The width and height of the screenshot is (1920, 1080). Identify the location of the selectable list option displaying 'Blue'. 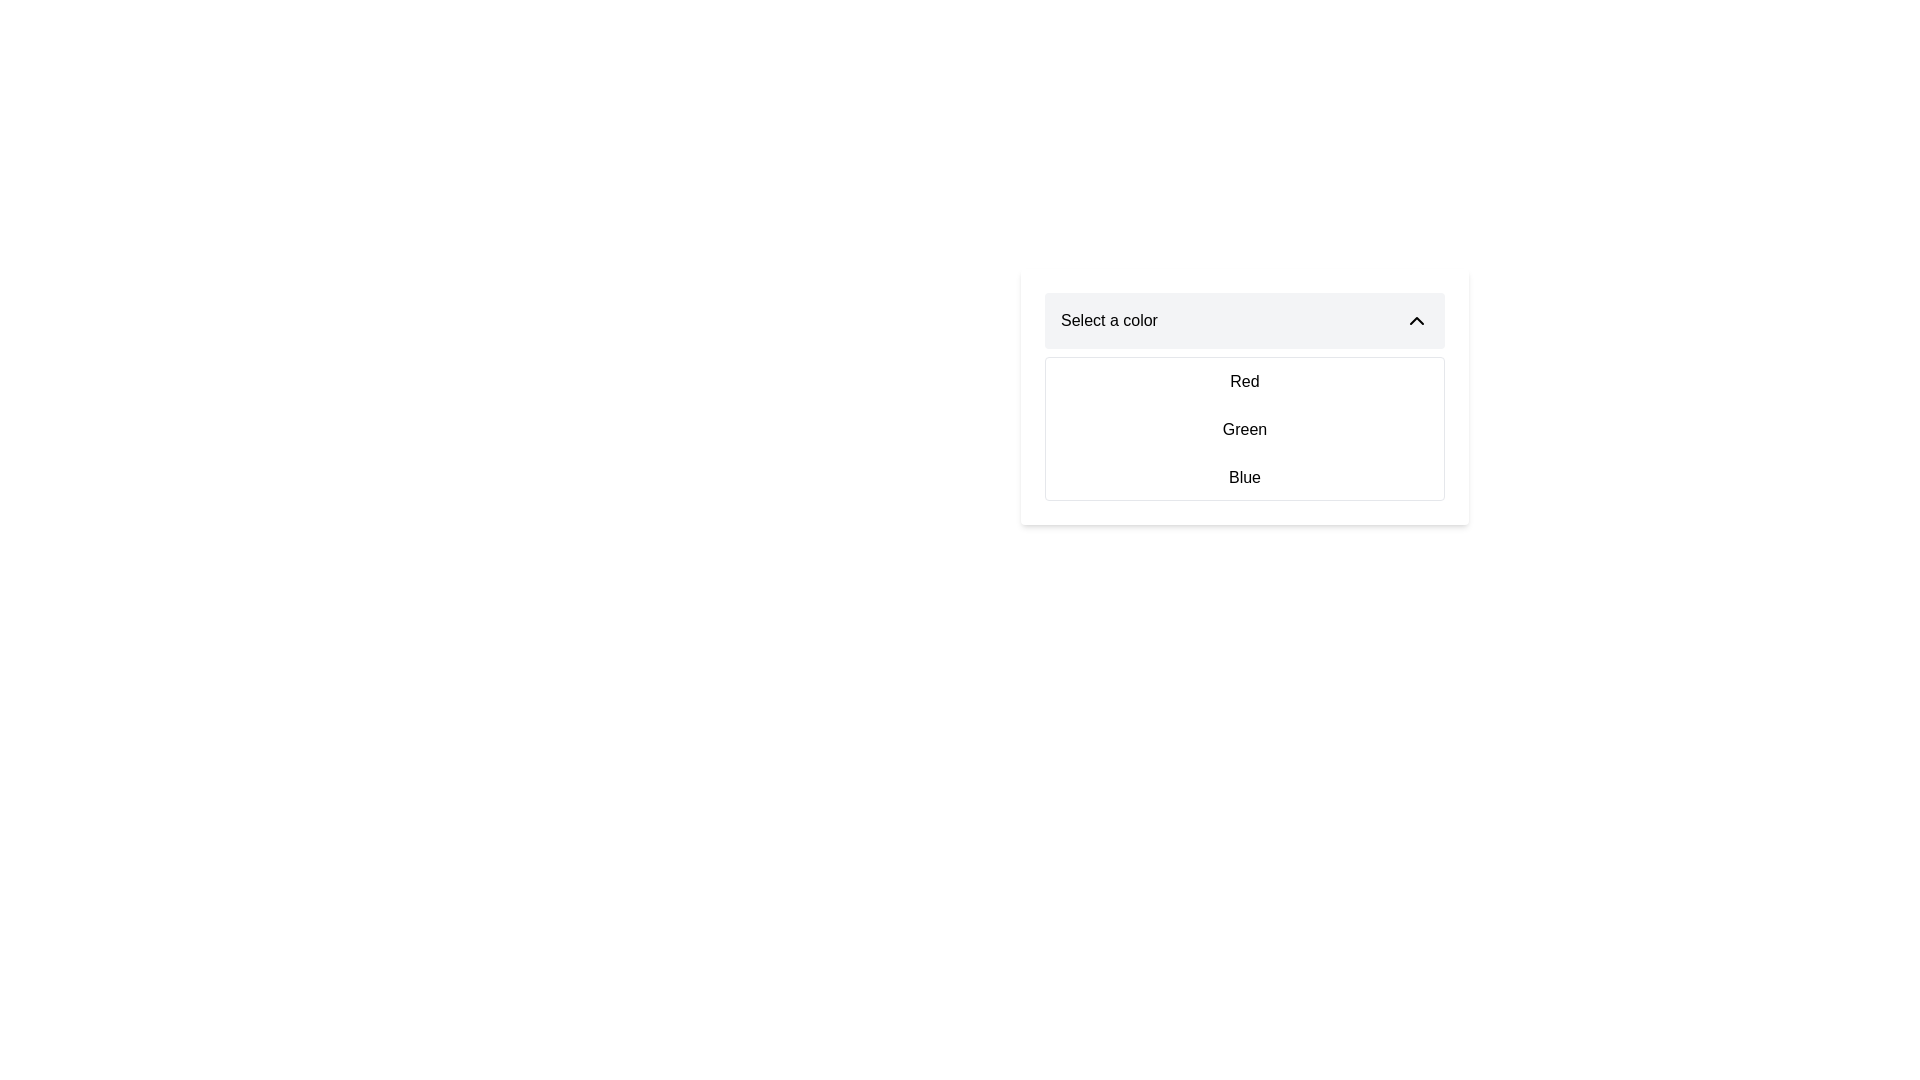
(1243, 478).